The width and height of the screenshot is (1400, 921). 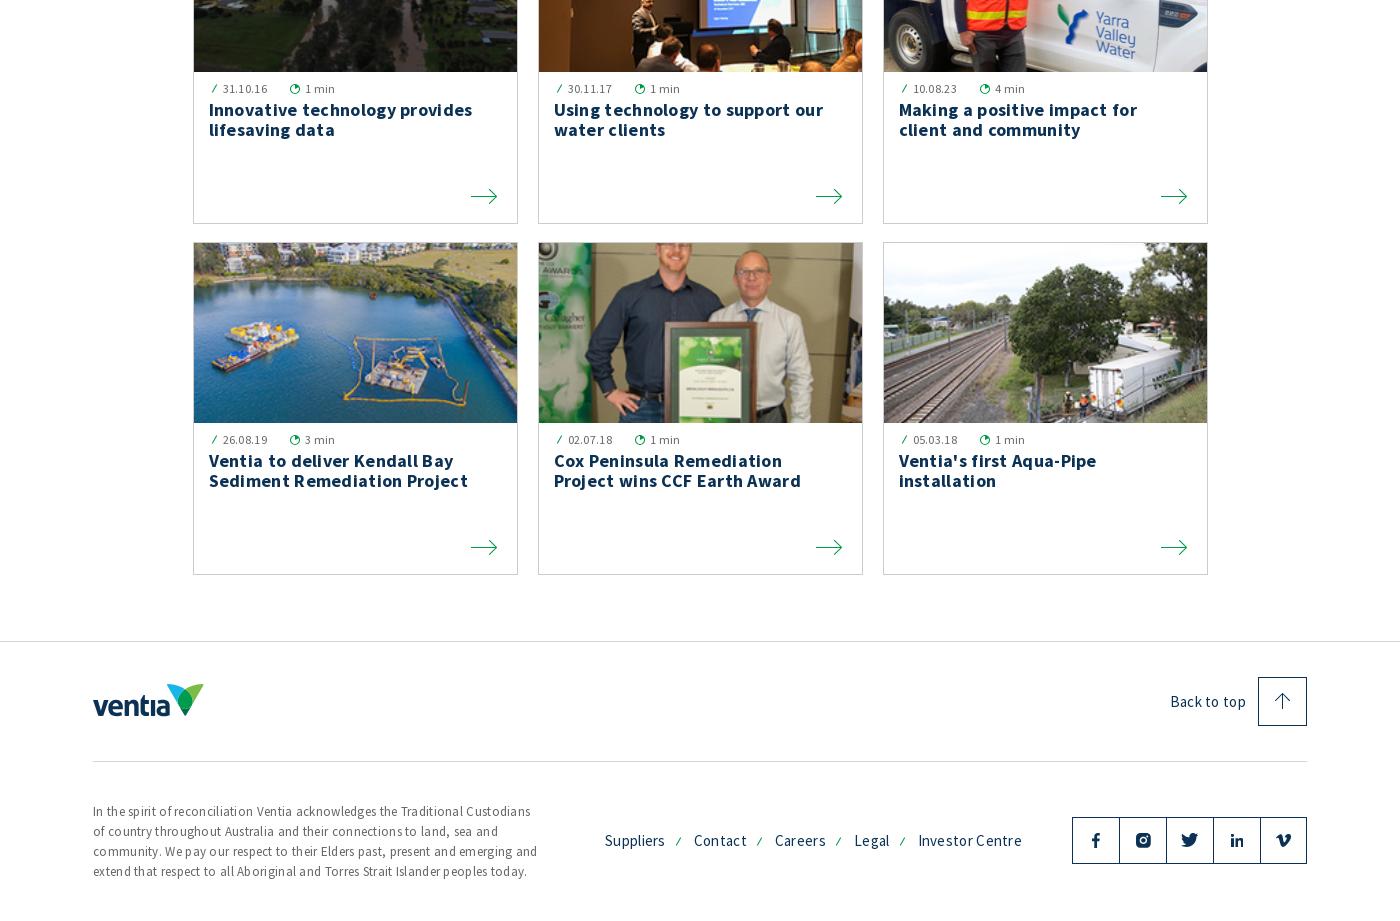 I want to click on 'Careers', so click(x=799, y=838).